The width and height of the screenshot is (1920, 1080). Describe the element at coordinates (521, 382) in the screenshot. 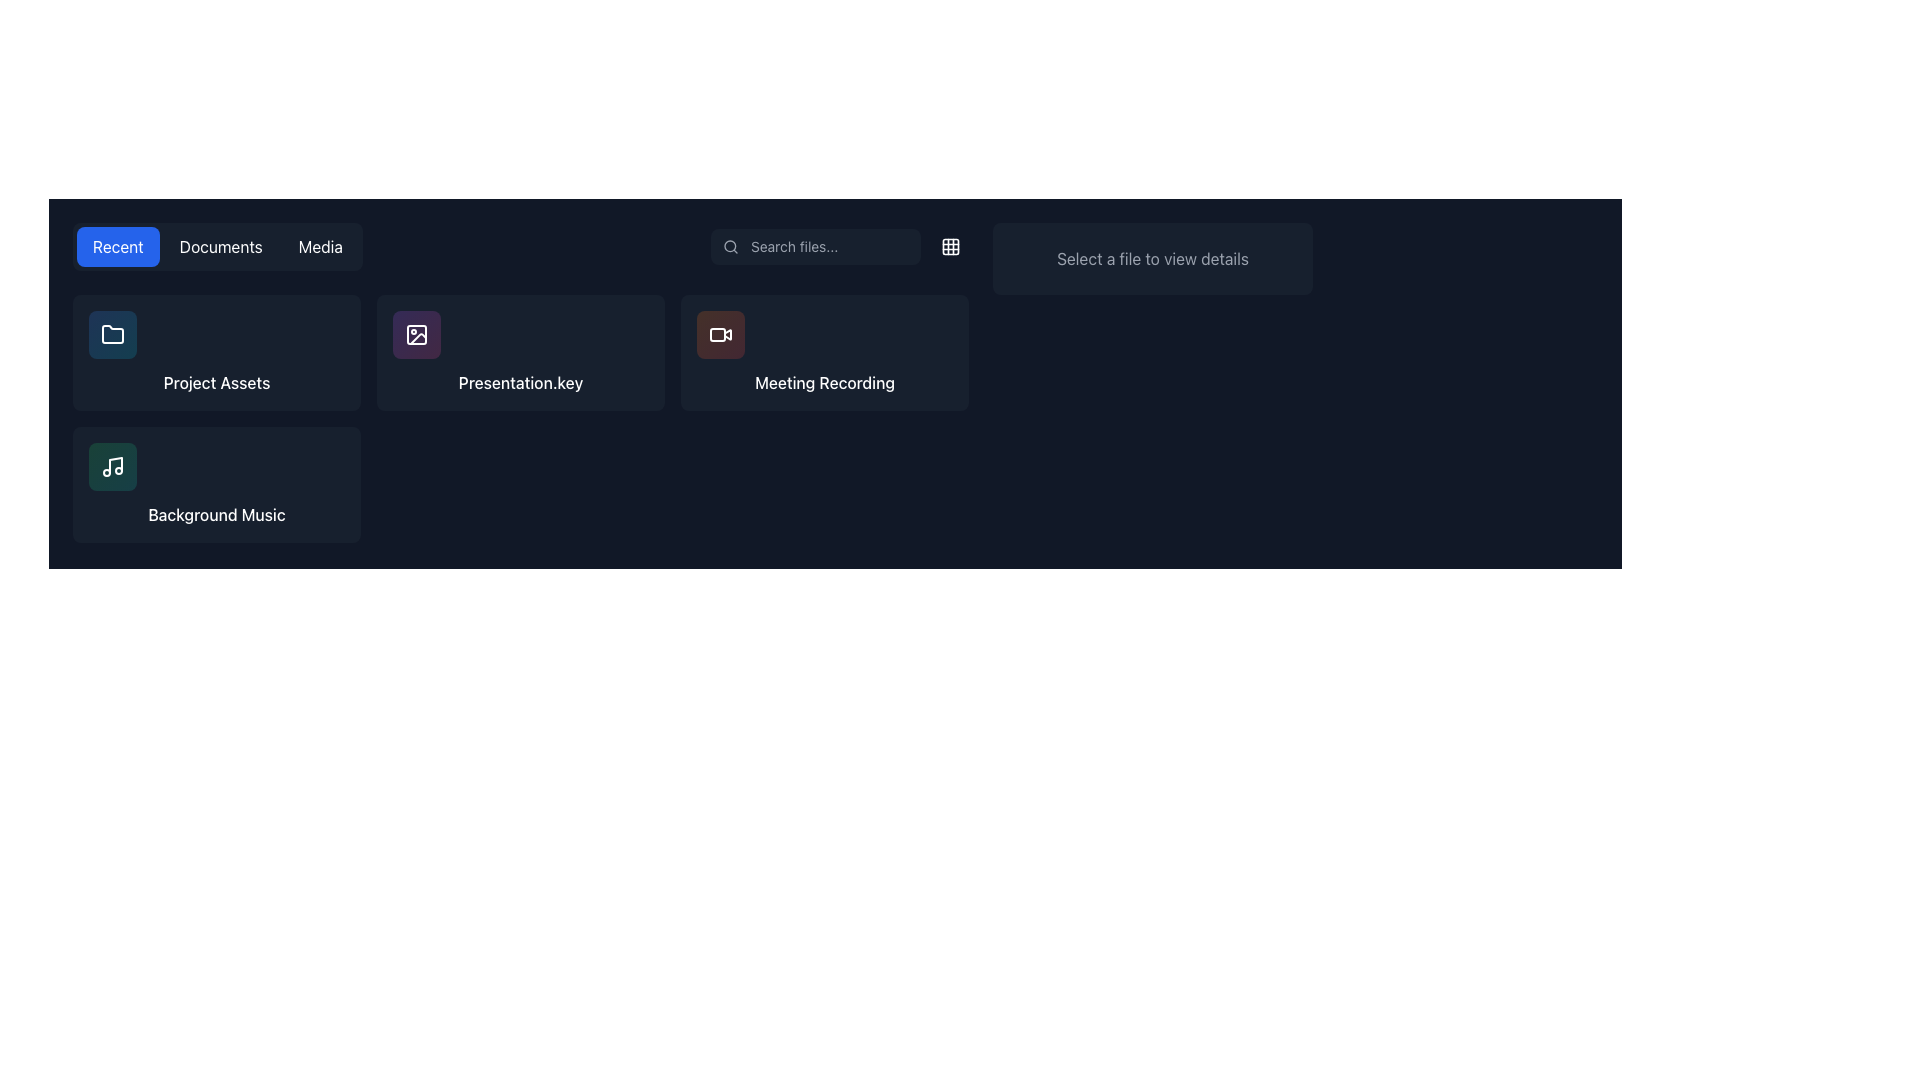

I see `the Content Grid Layout, which is a vertically rectangular section containing a grid layout of clickable items` at that location.